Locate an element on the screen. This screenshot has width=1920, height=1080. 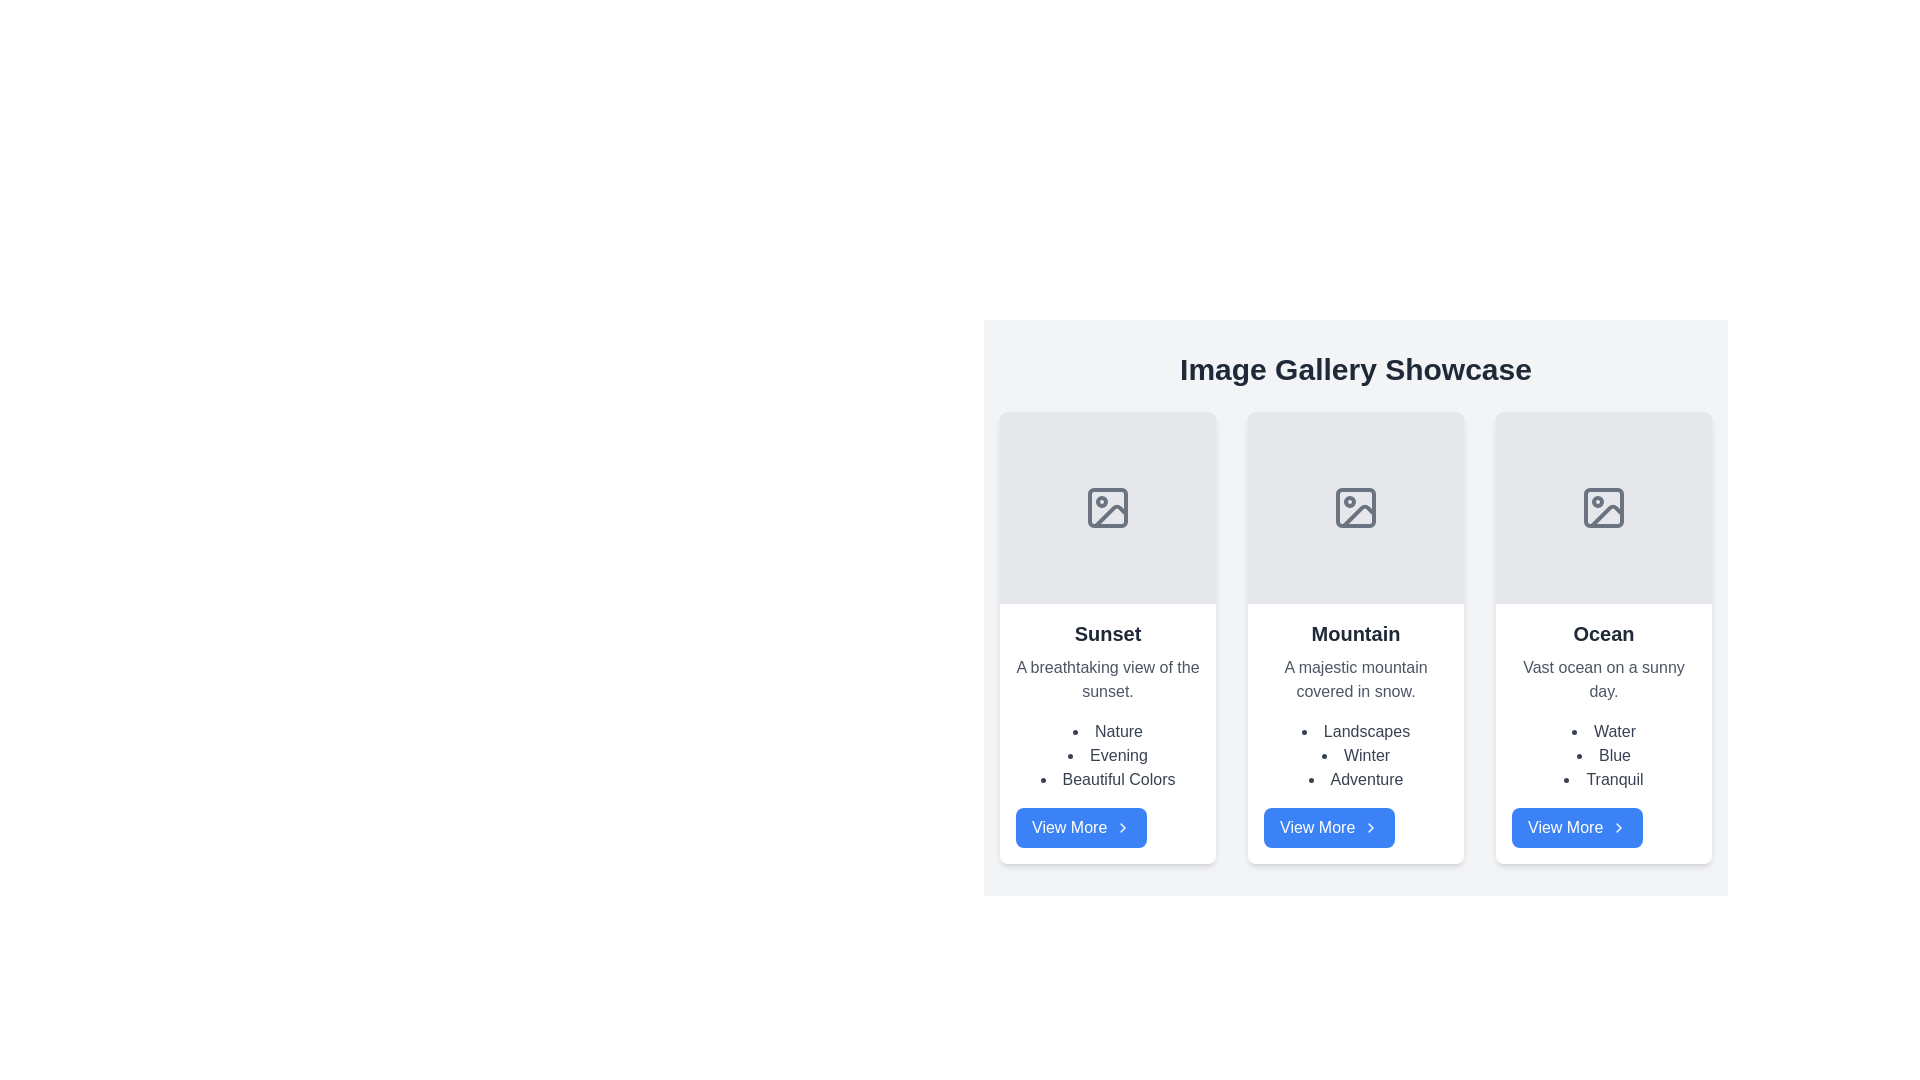
the bulleted list element containing items 'Nature', 'Evening', and 'Beautiful Colors', which is located below the description text 'A breathtaking view of the sunset.' and above the 'View More' button is located at coordinates (1107, 756).